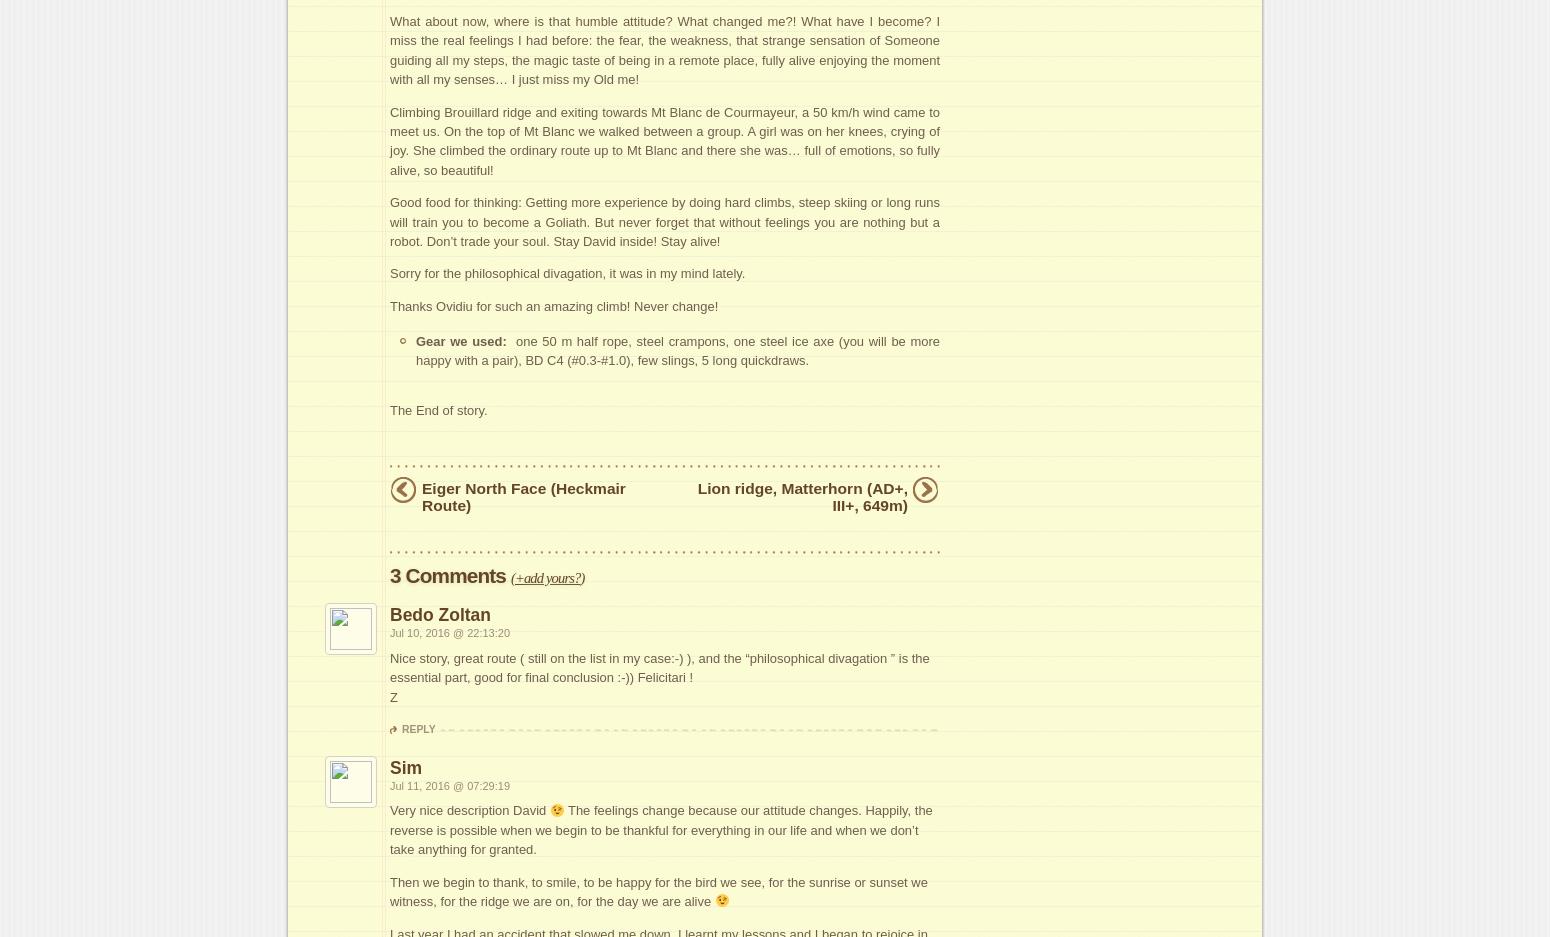 The image size is (1550, 937). What do you see at coordinates (546, 577) in the screenshot?
I see `'+add yours?'` at bounding box center [546, 577].